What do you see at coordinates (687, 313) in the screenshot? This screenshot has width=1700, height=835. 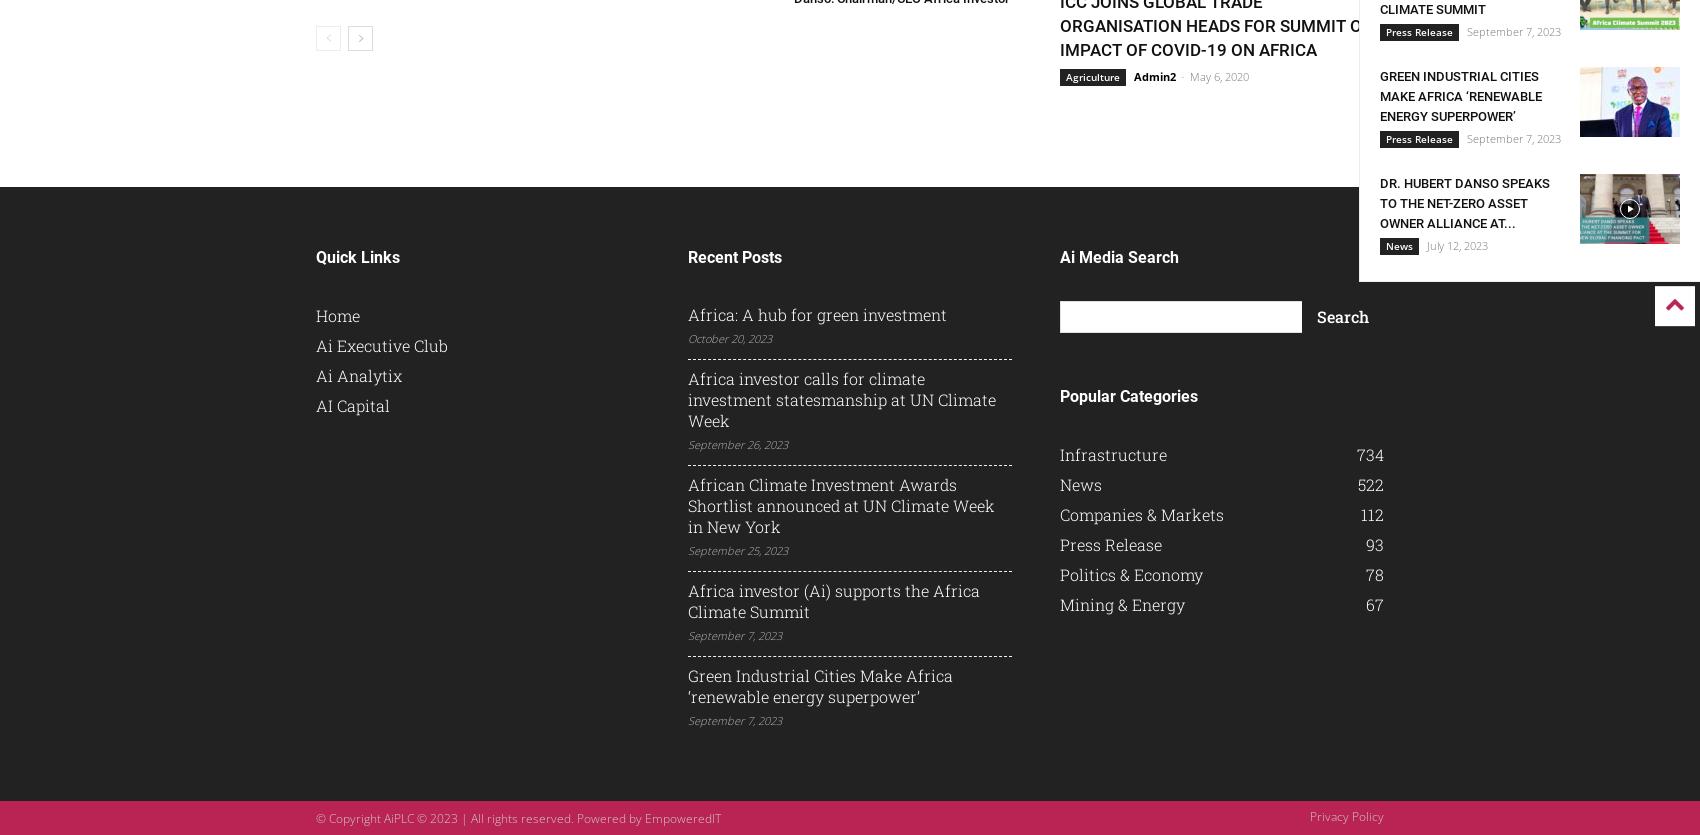 I see `'Africa: A hub for green investment'` at bounding box center [687, 313].